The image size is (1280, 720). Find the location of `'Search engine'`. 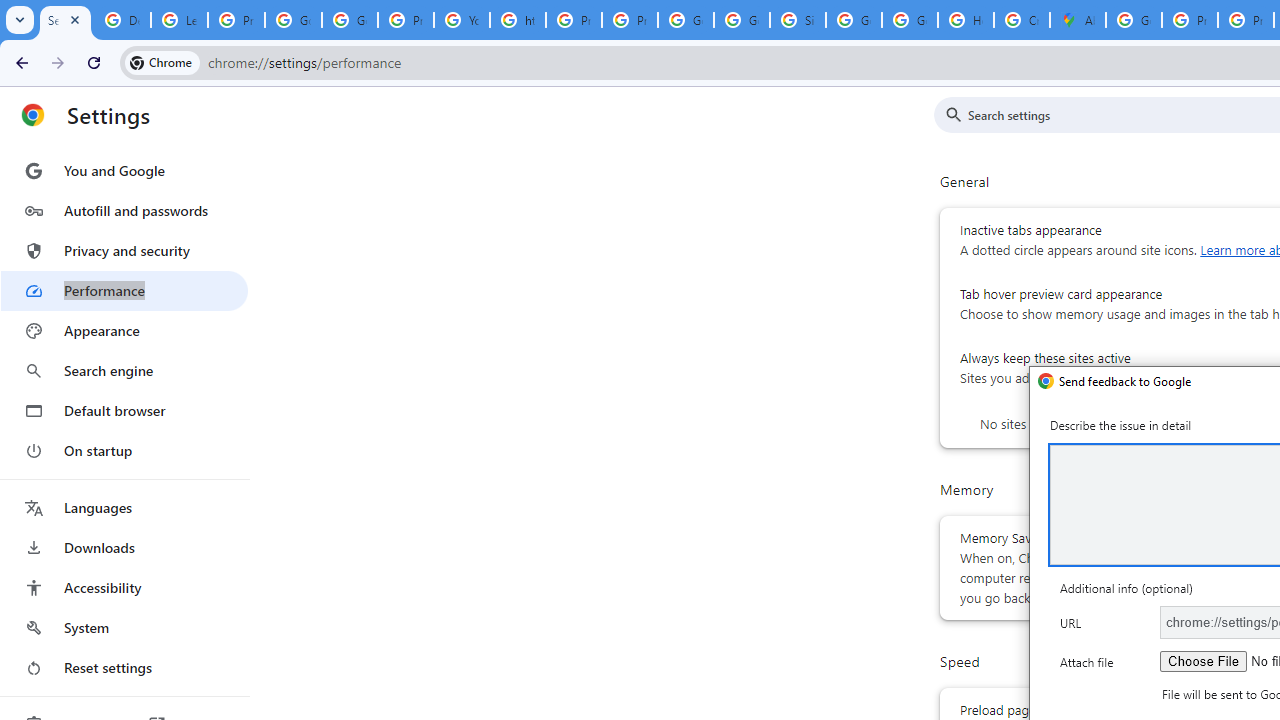

'Search engine' is located at coordinates (123, 371).